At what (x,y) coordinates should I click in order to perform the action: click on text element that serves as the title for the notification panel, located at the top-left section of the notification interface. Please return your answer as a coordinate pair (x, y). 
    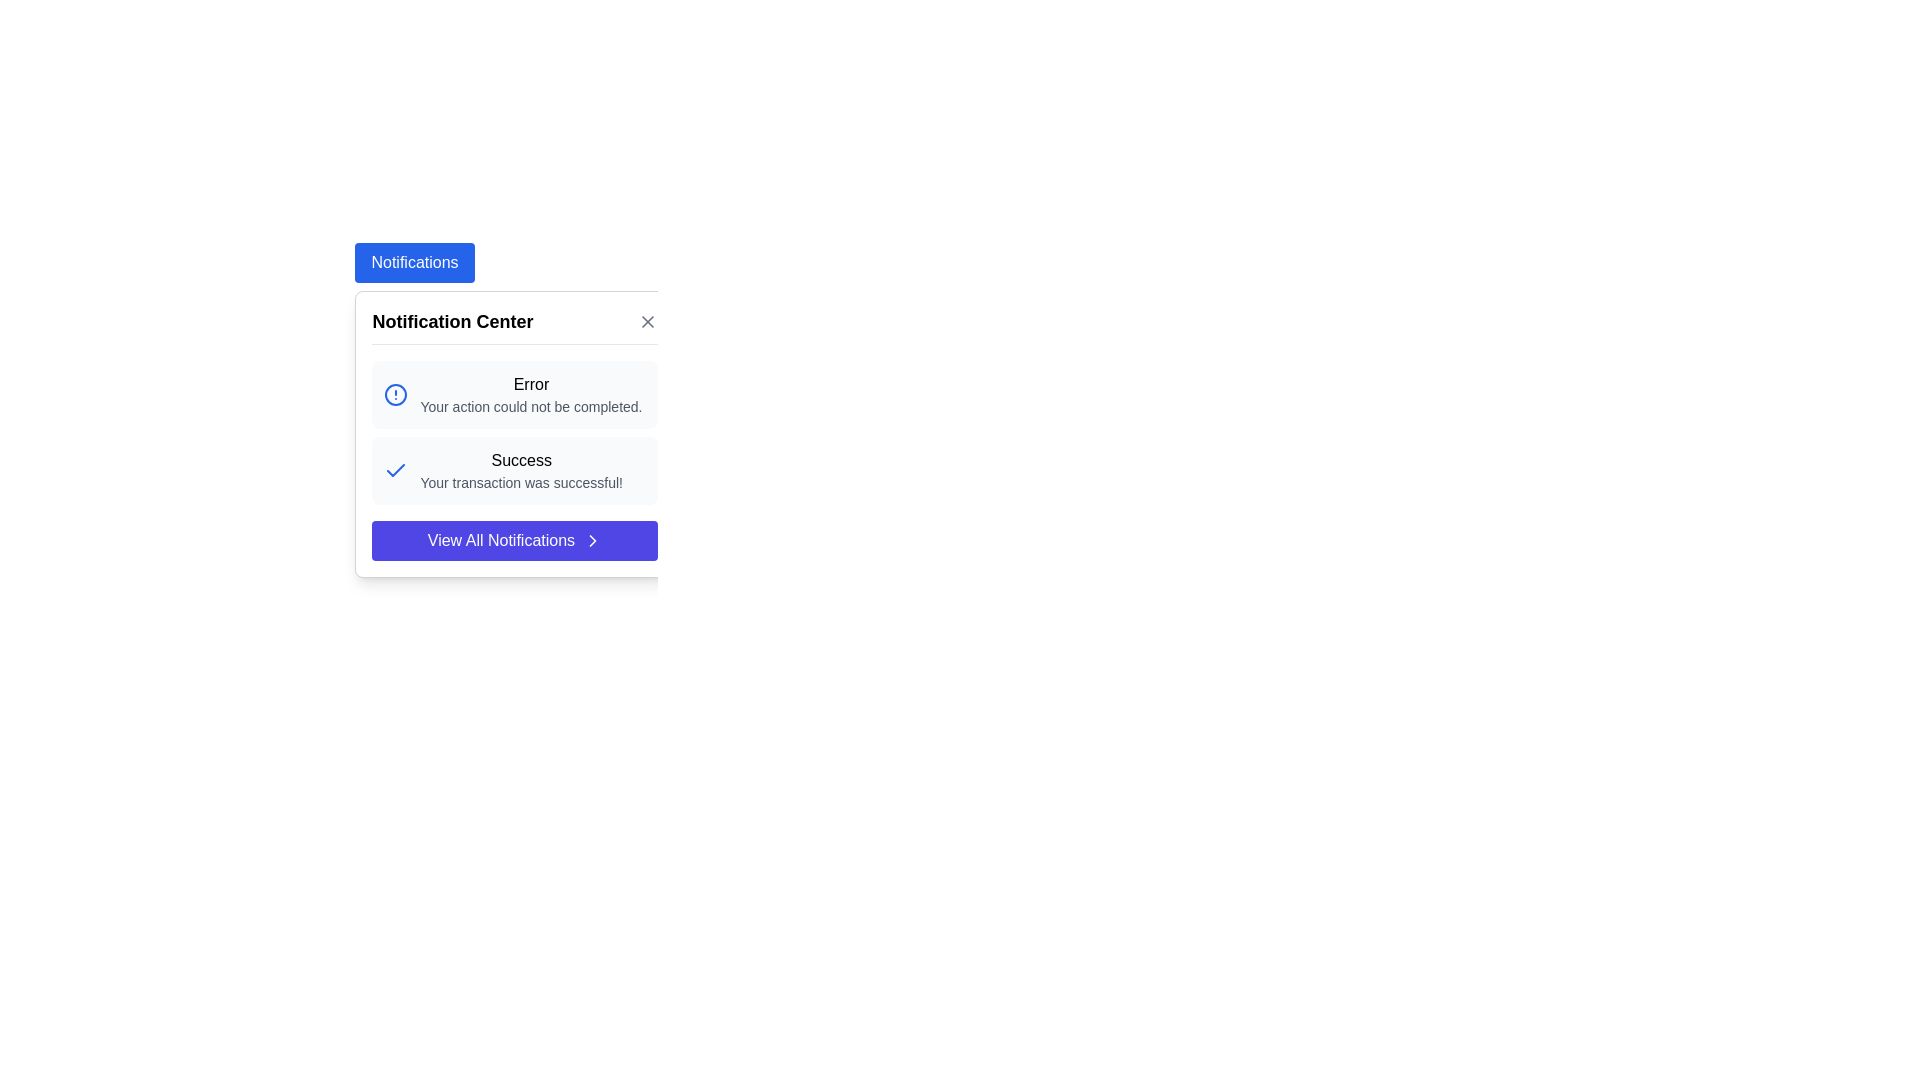
    Looking at the image, I should click on (451, 320).